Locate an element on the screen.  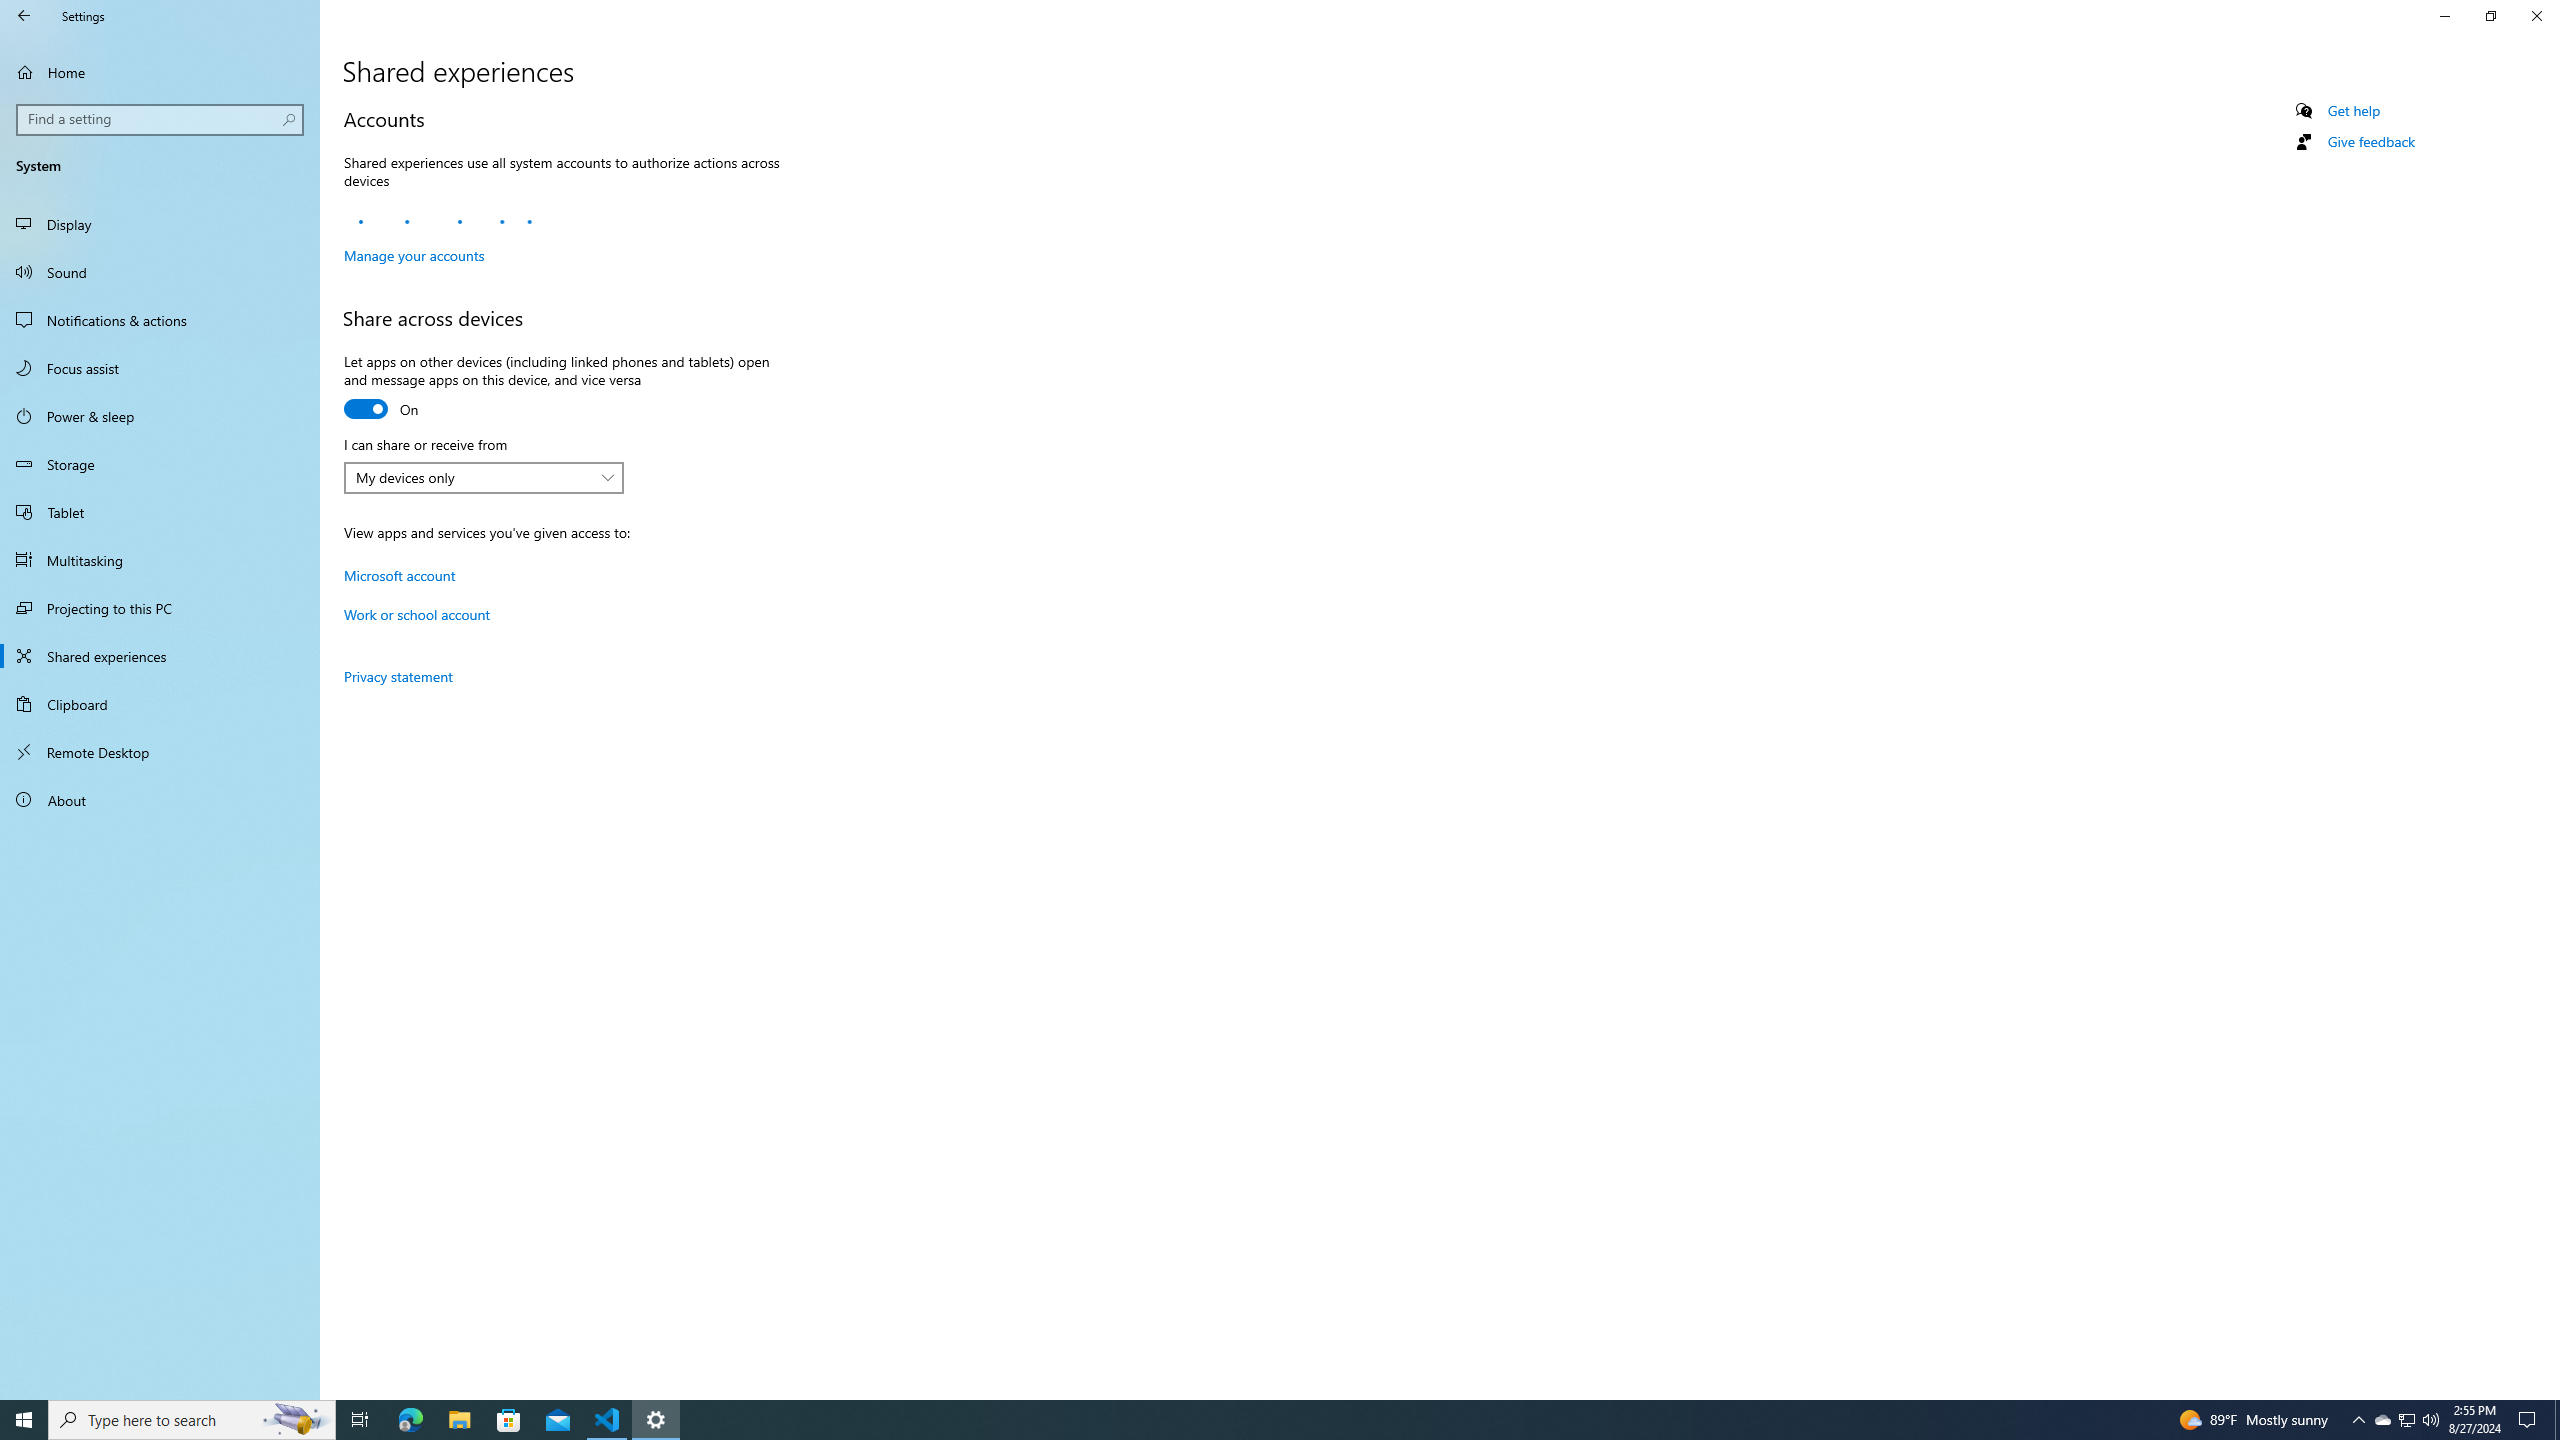
'Type here to search' is located at coordinates (191, 1418).